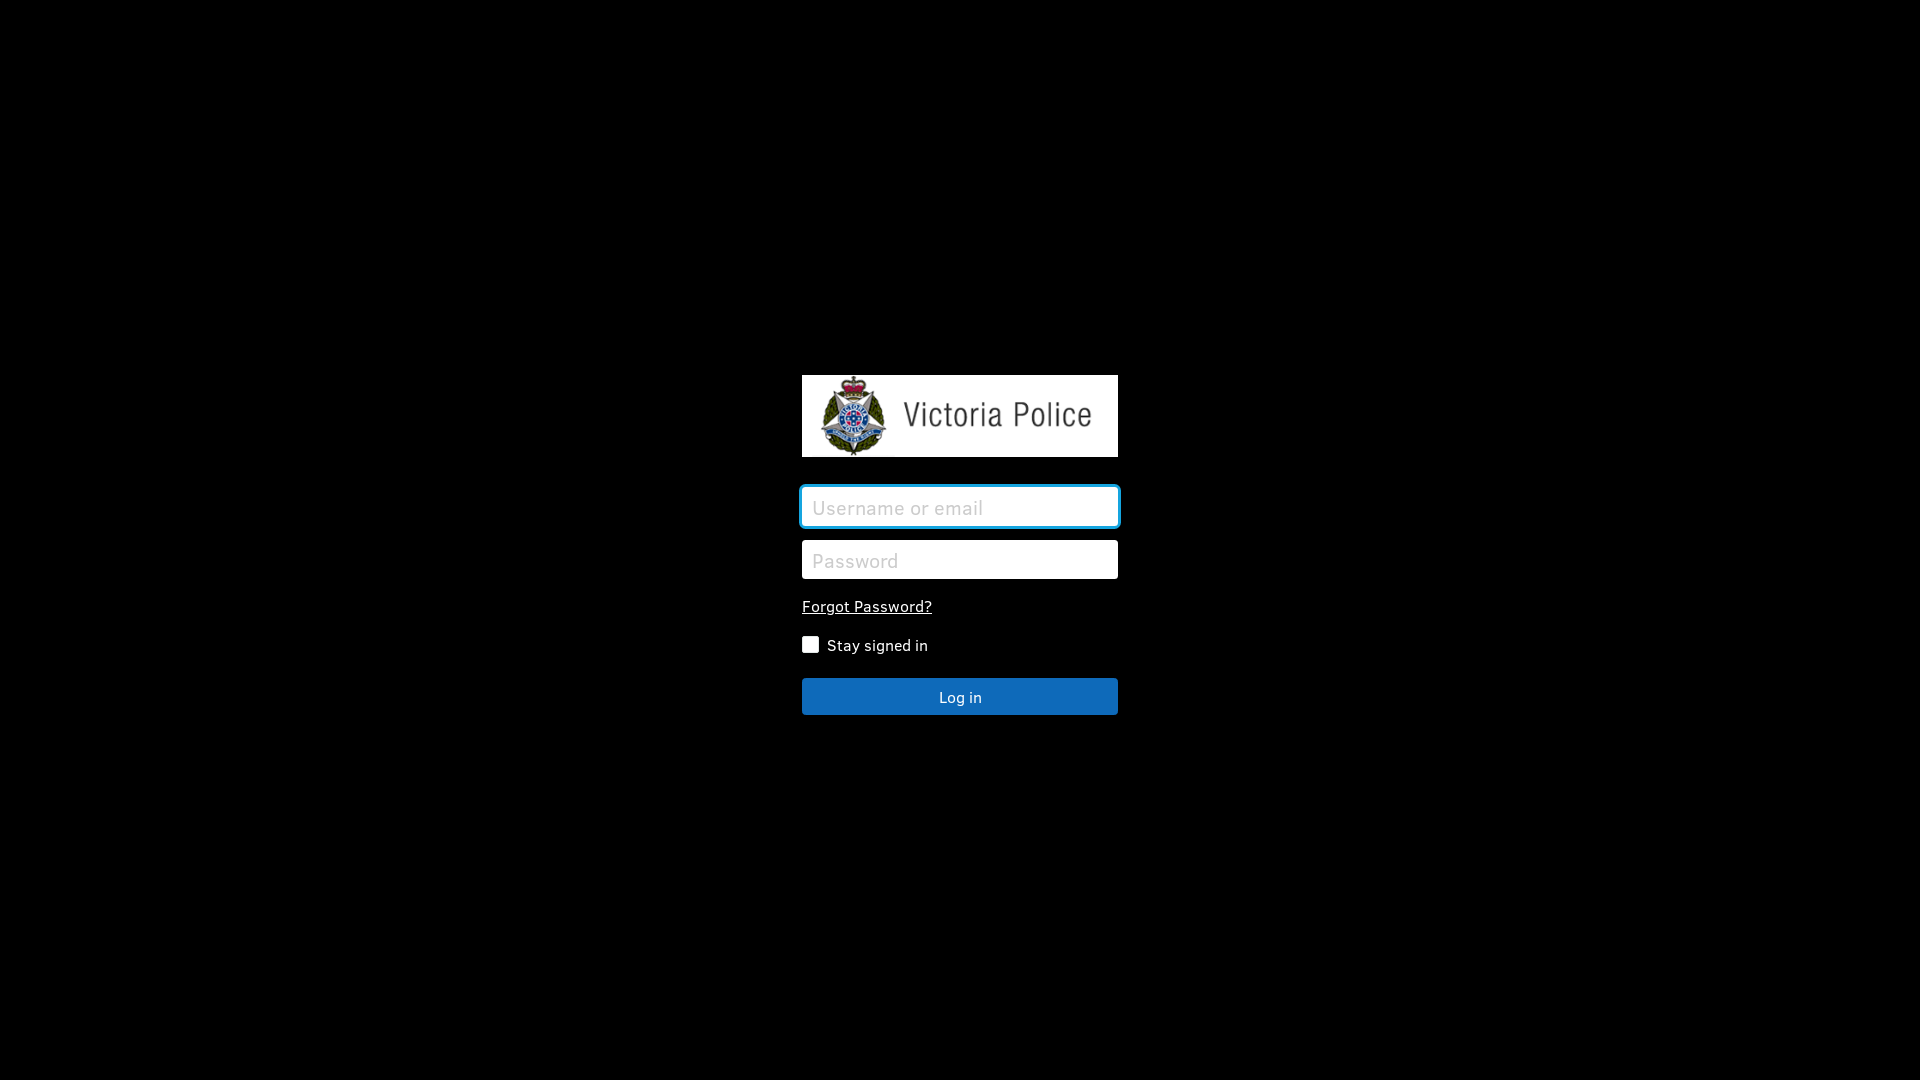 This screenshot has width=1920, height=1080. Describe the element at coordinates (960, 695) in the screenshot. I see `'Log in'` at that location.